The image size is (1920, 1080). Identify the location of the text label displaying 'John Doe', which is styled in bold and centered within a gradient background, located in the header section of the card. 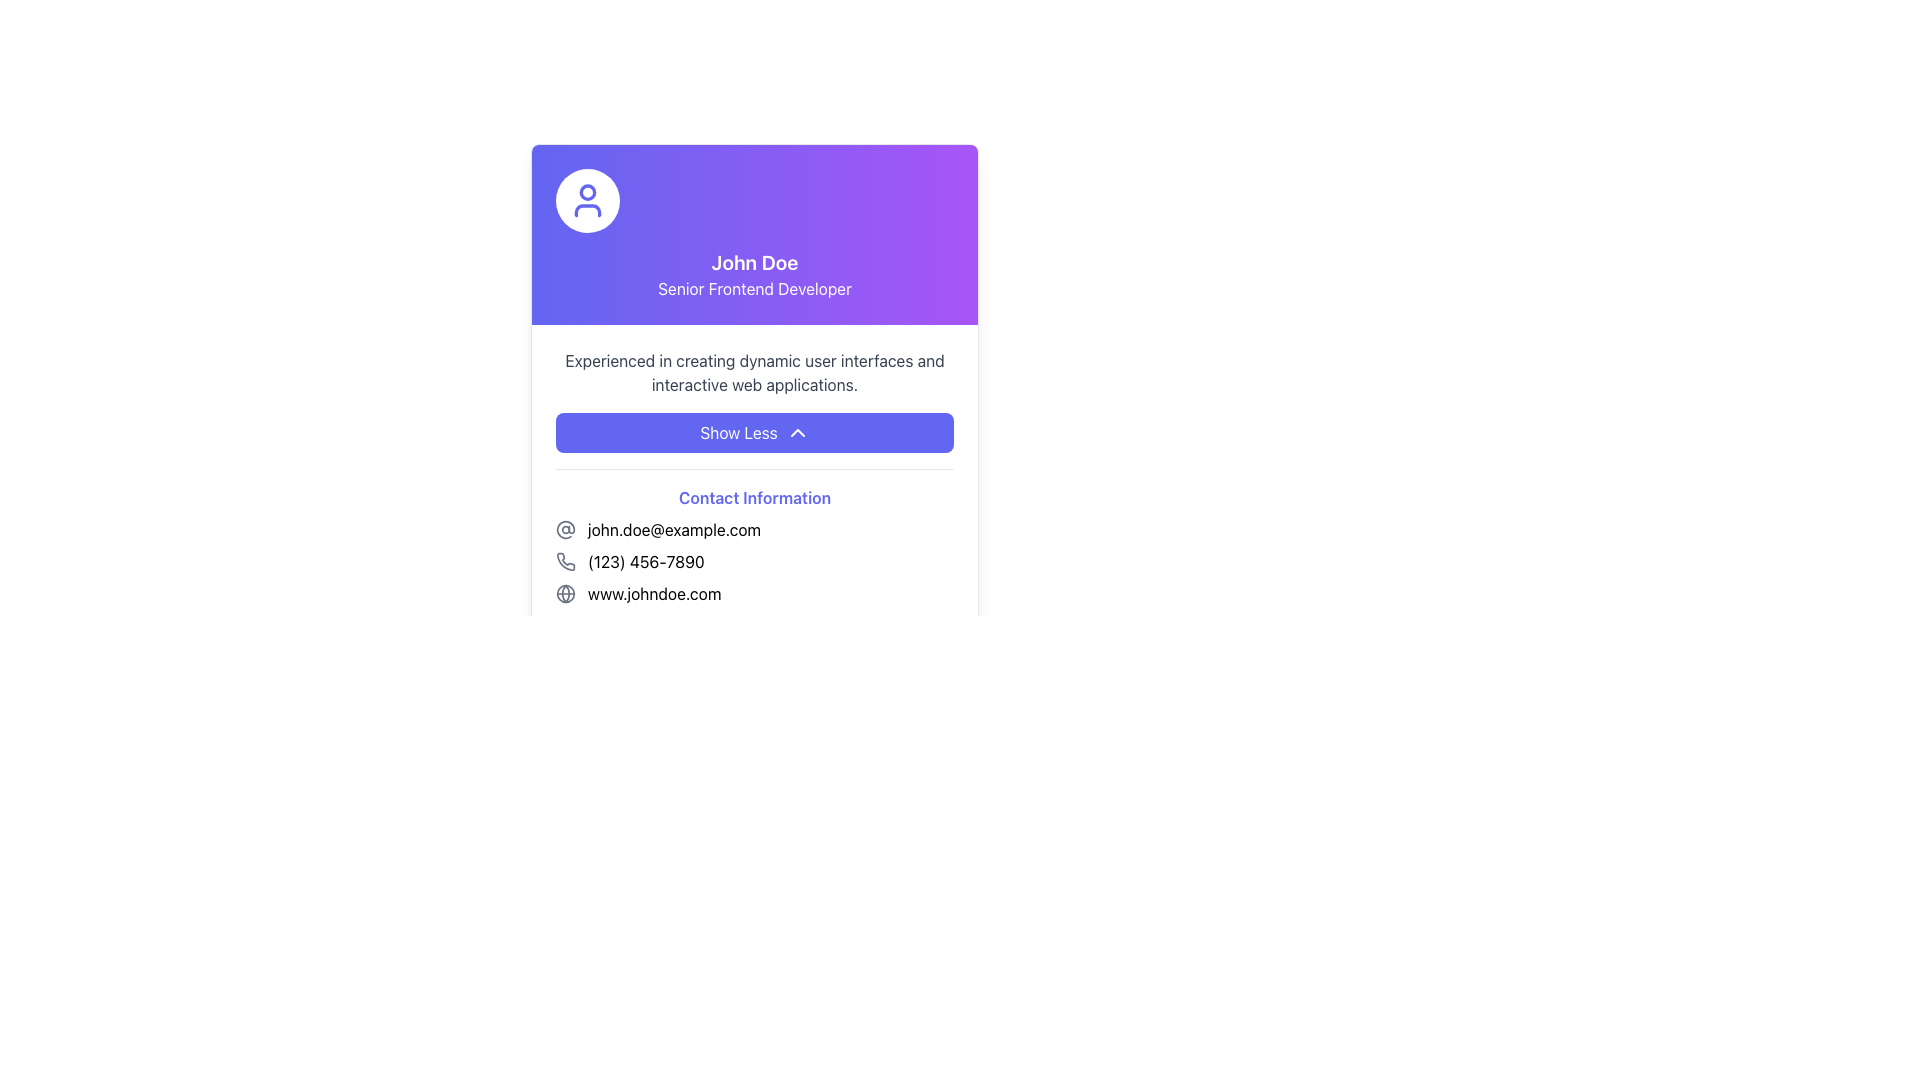
(753, 261).